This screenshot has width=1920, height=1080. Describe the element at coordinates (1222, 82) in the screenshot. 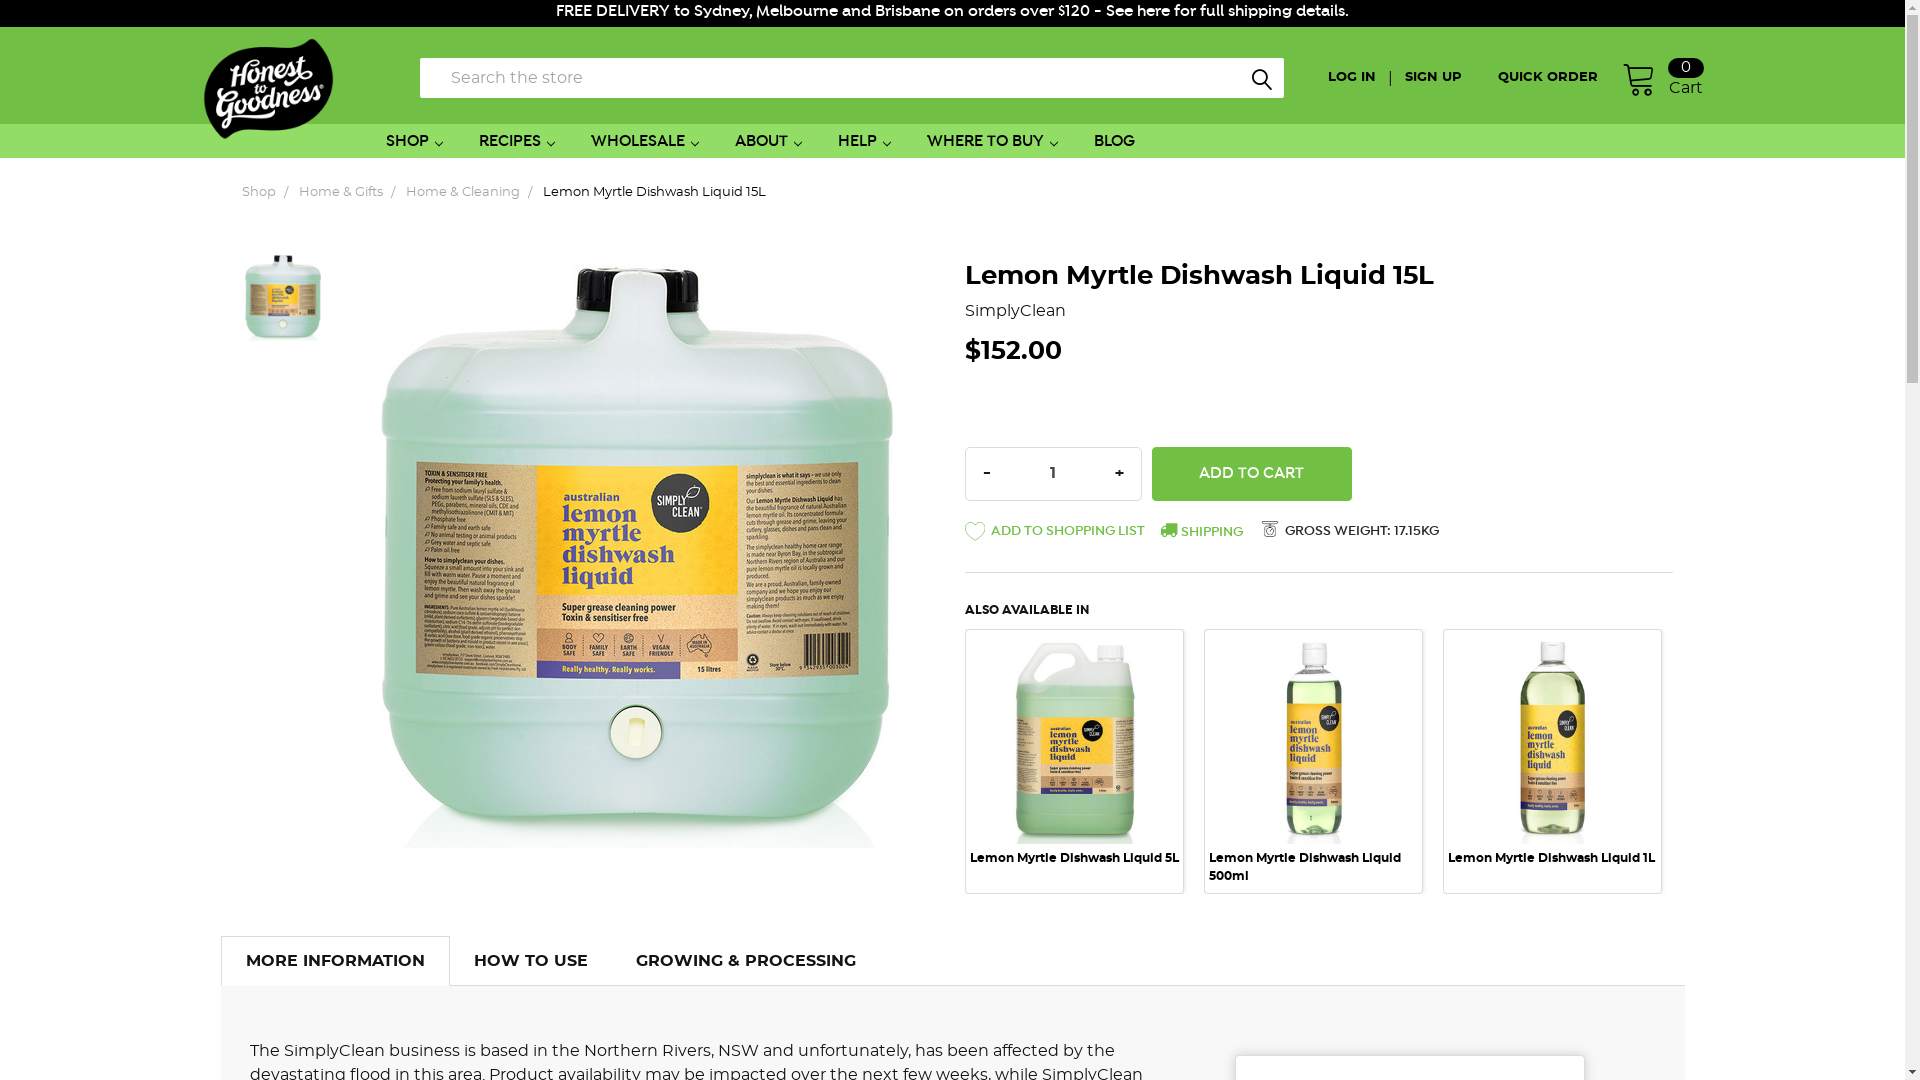

I see `'Search'` at that location.